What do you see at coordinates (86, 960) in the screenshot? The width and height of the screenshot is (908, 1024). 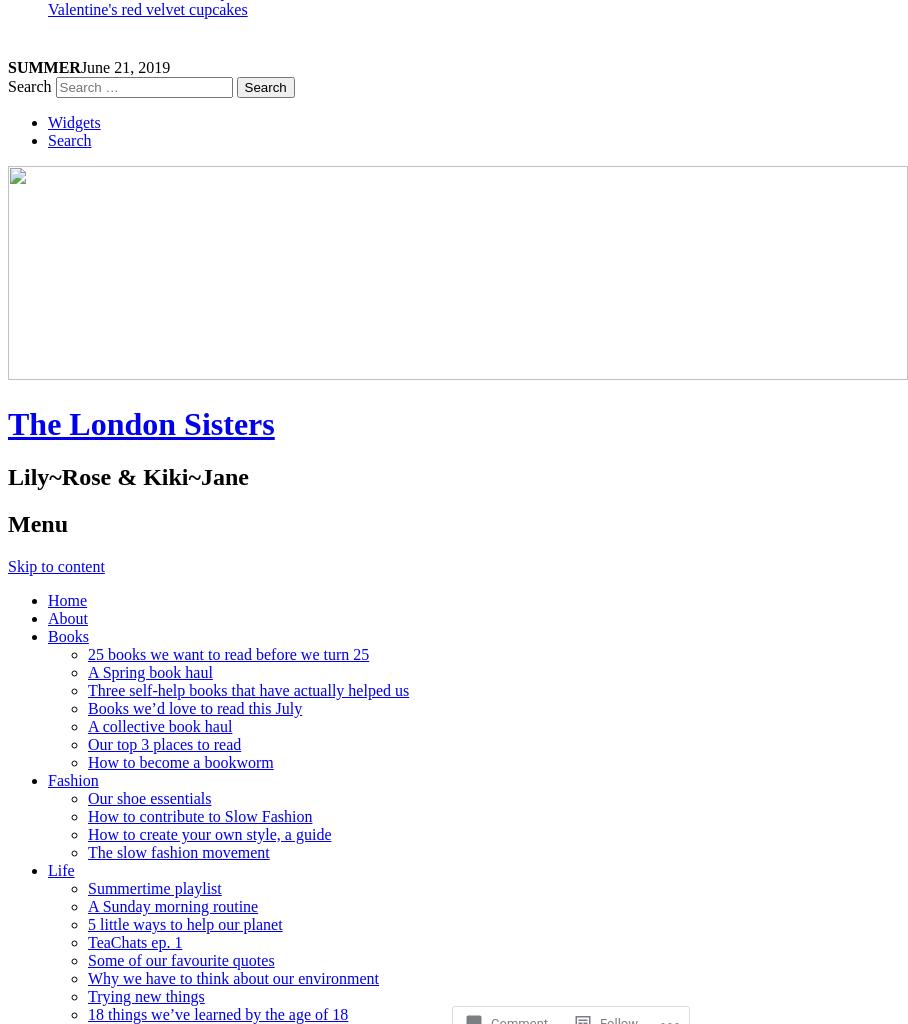 I see `'Some of our favourite quotes'` at bounding box center [86, 960].